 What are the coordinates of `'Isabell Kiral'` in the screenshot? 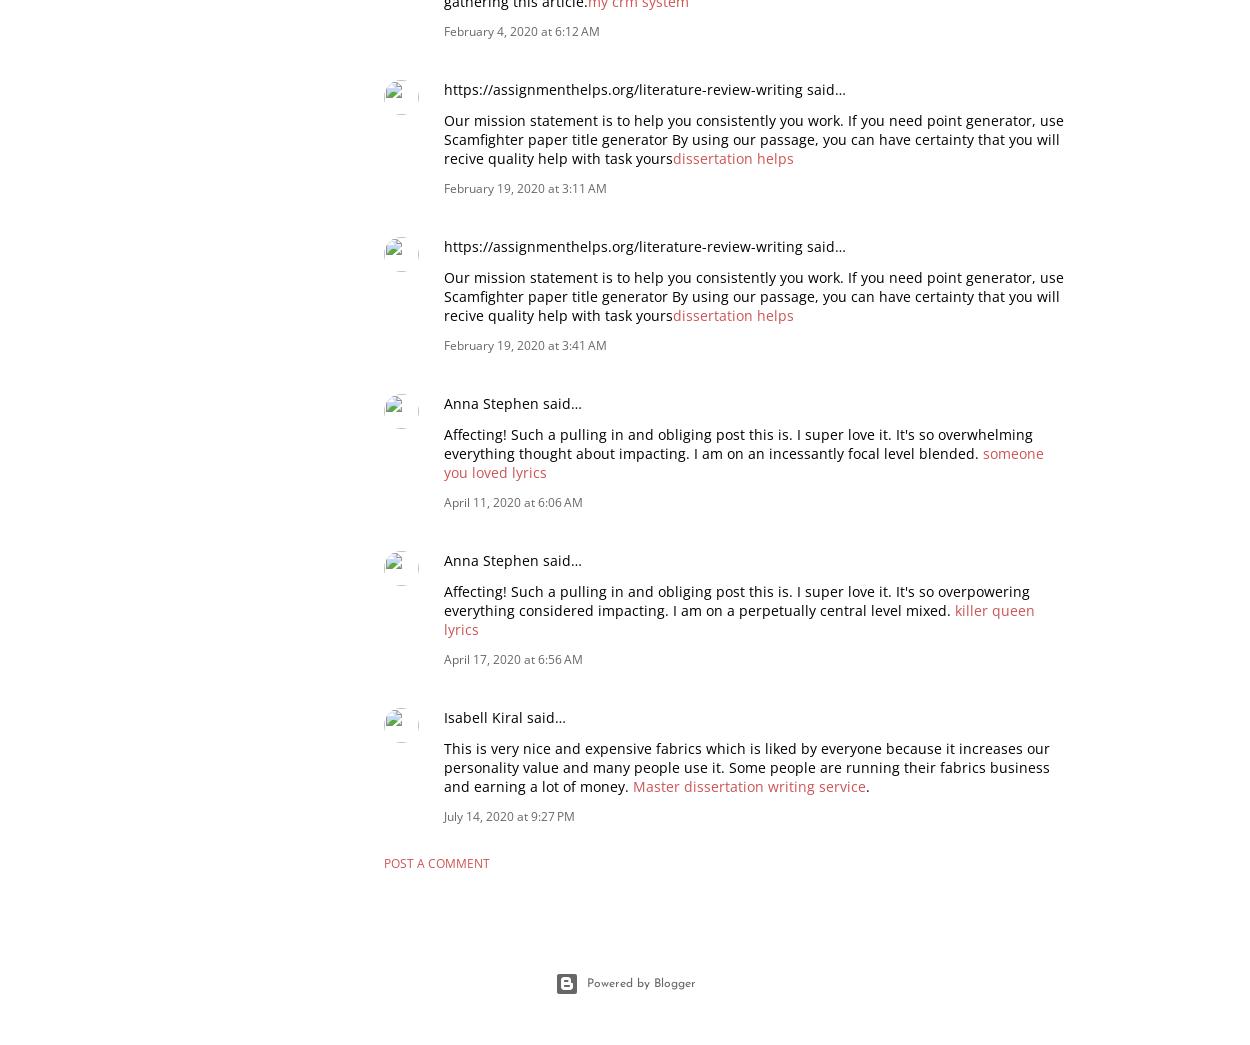 It's located at (443, 715).